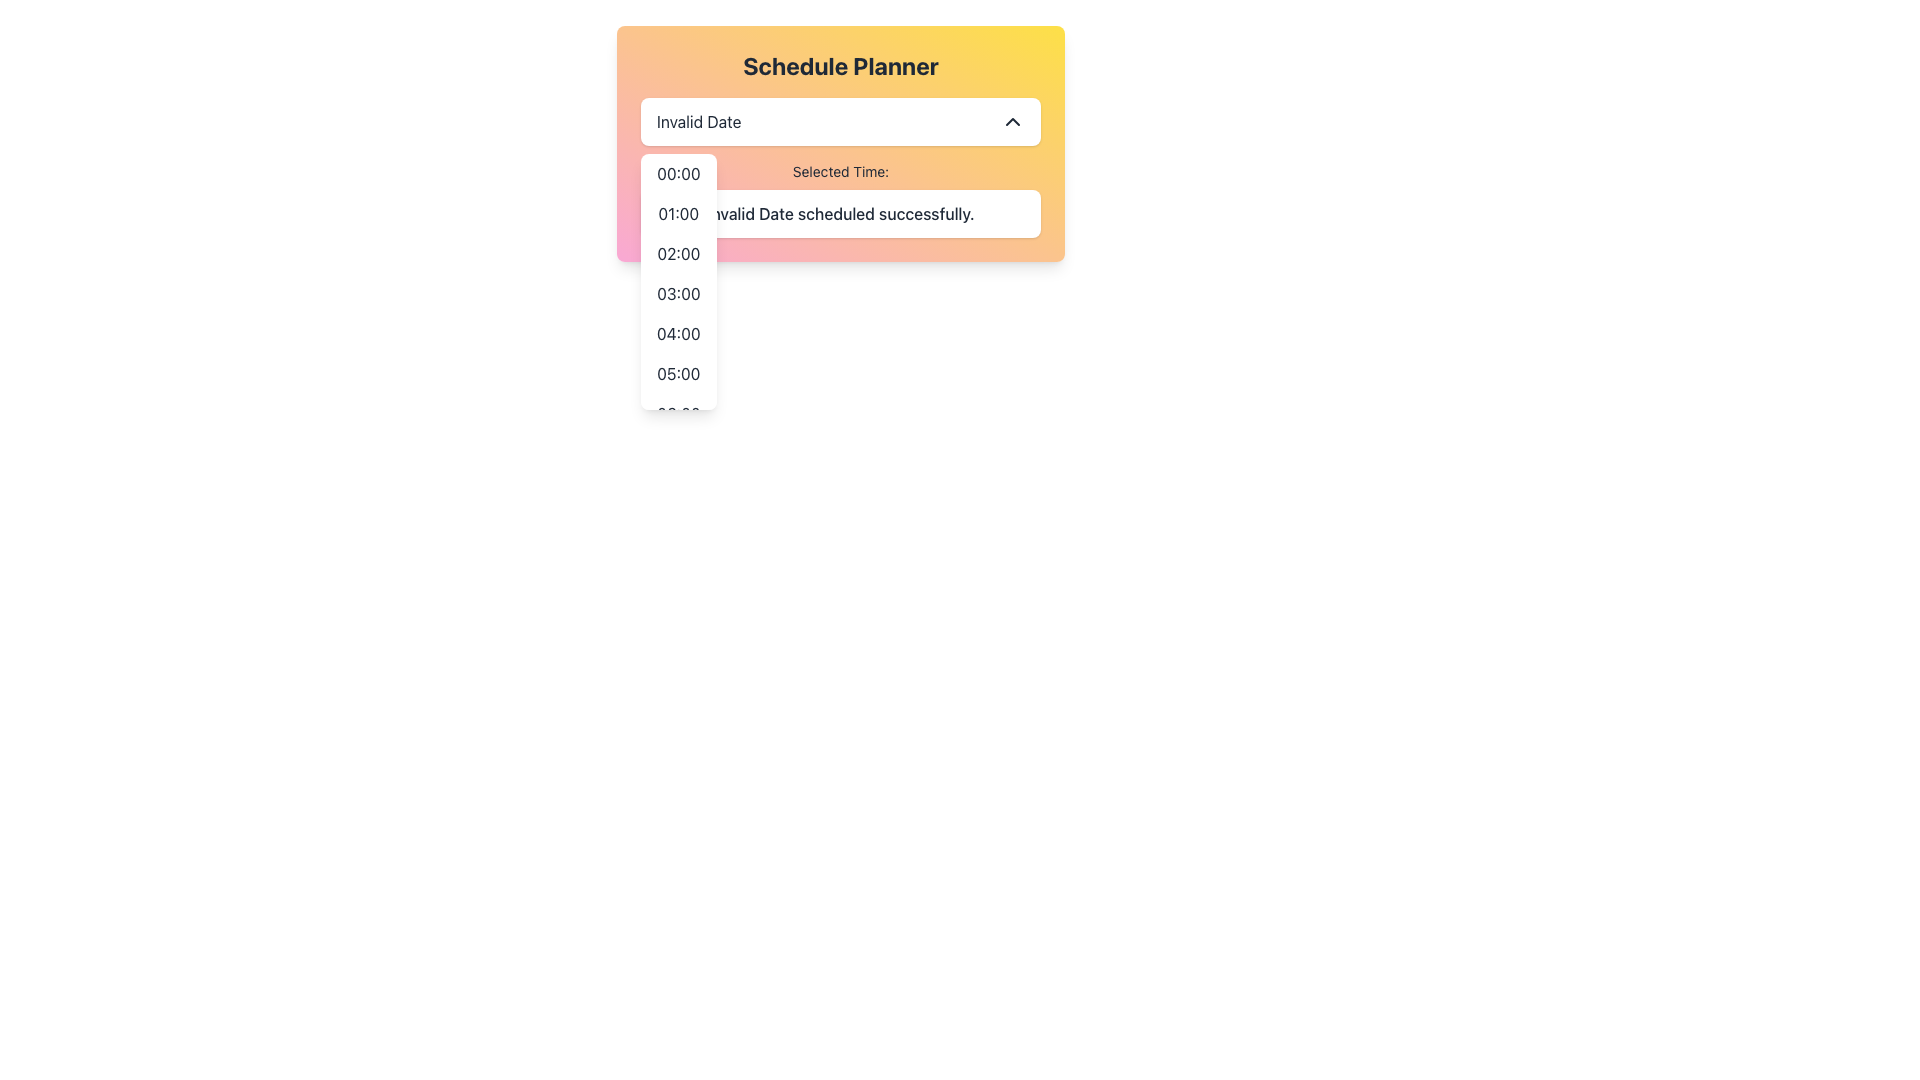  I want to click on the Text Title serving as the header for the 'Schedule Planner' interface, which is positioned at the top of a card-like structure with a gradient background, so click(840, 64).